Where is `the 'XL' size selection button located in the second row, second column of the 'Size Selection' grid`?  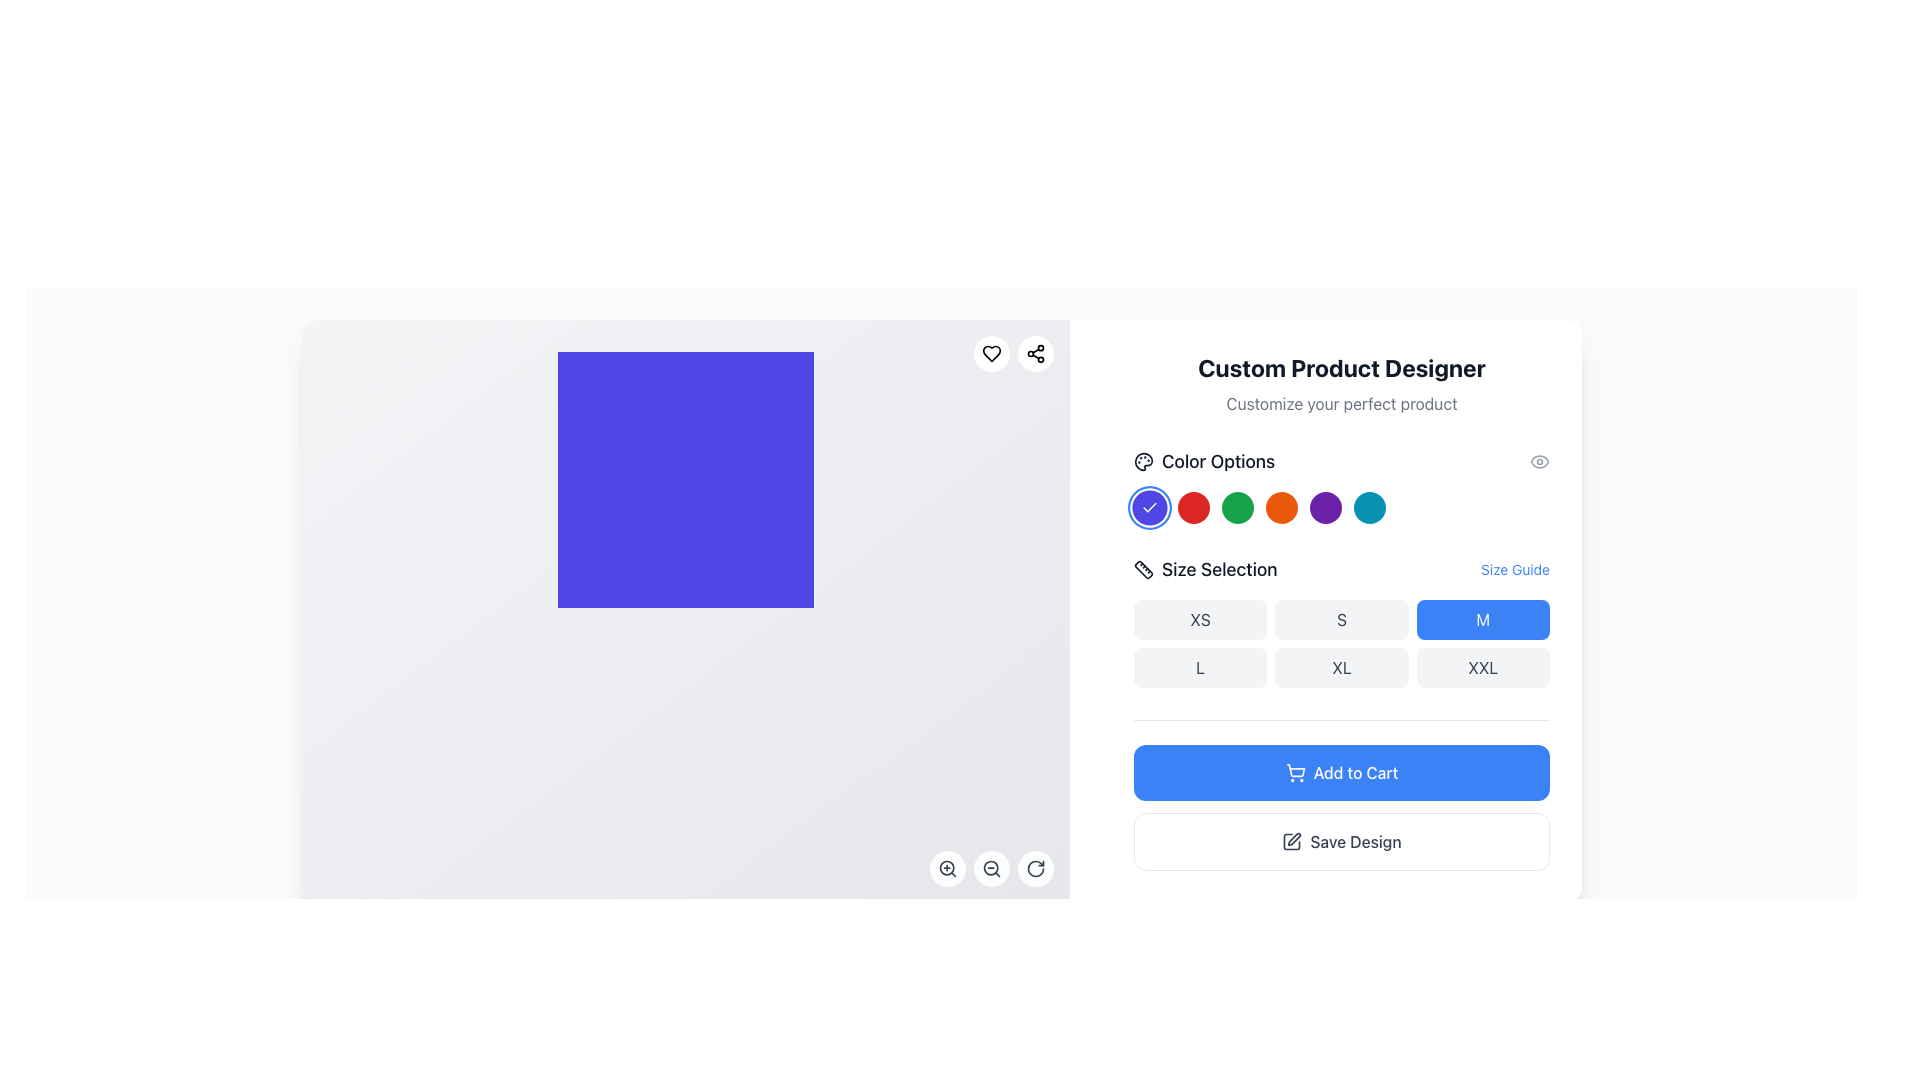 the 'XL' size selection button located in the second row, second column of the 'Size Selection' grid is located at coordinates (1342, 667).